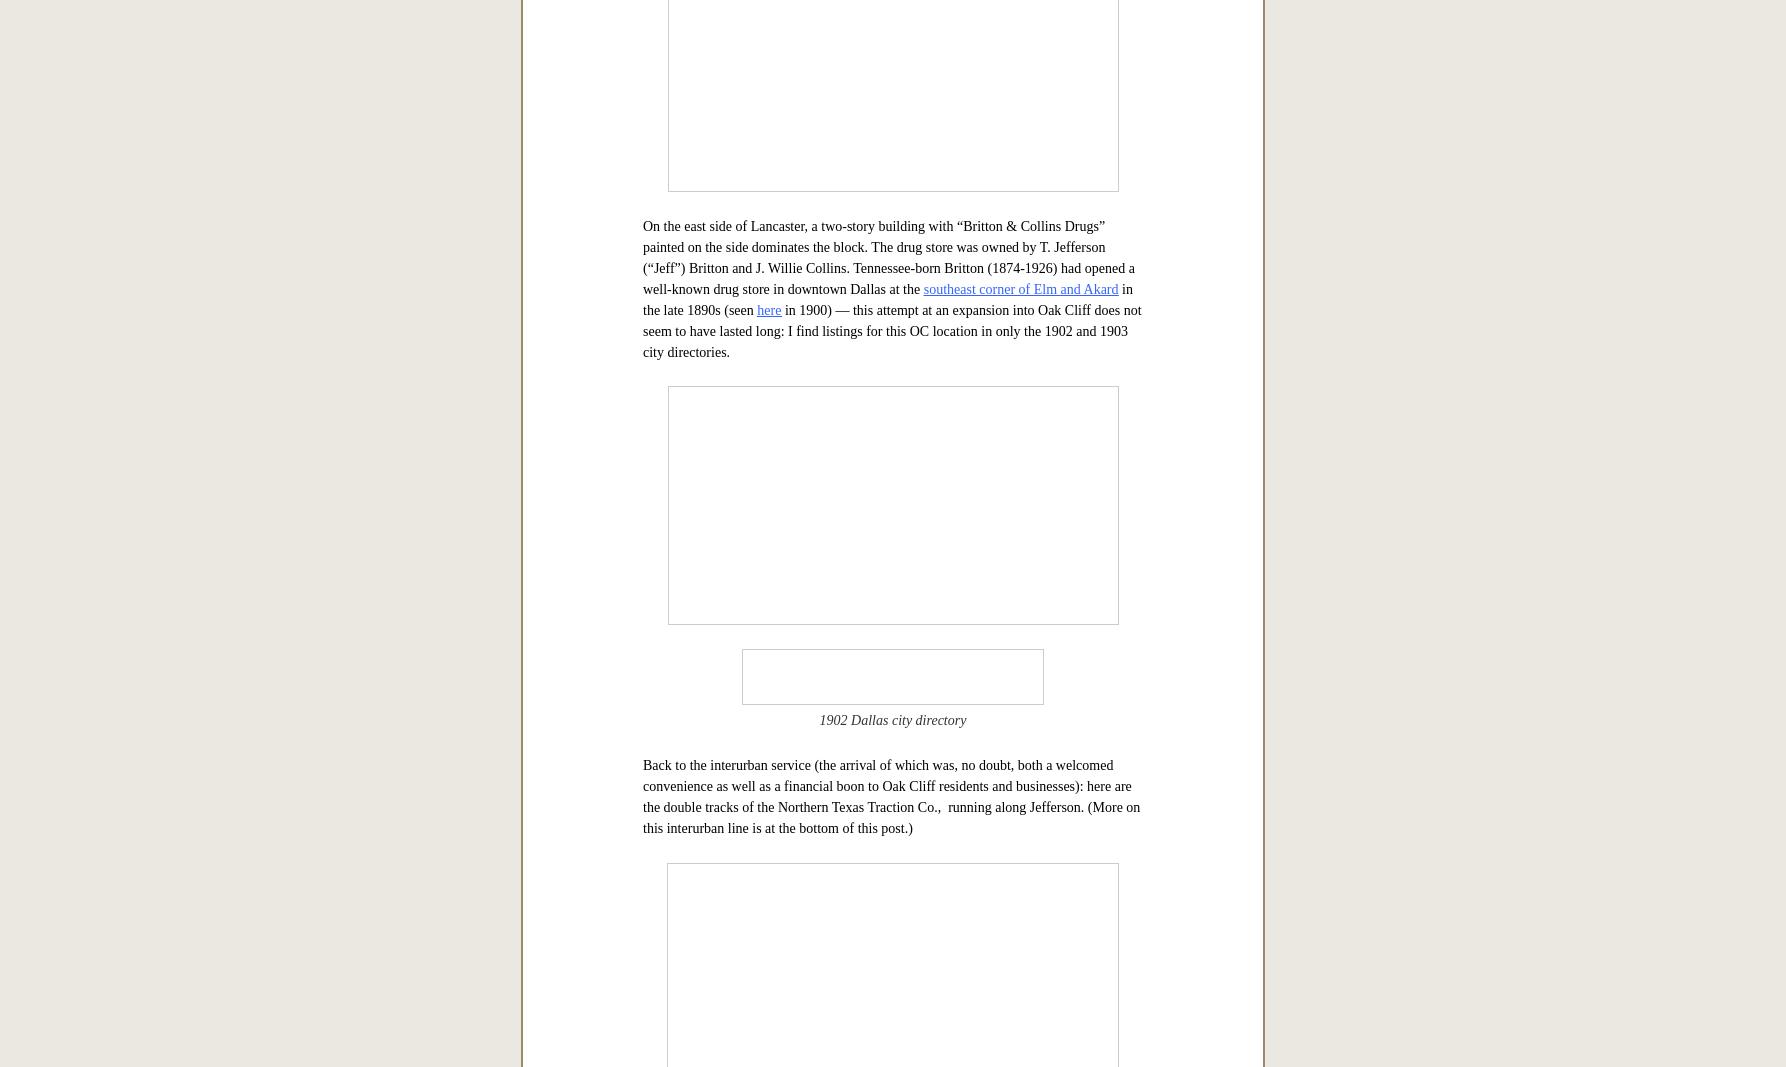 The height and width of the screenshot is (1067, 1786). Describe the element at coordinates (886, 927) in the screenshot. I see `'in the late 1890s (seen'` at that location.